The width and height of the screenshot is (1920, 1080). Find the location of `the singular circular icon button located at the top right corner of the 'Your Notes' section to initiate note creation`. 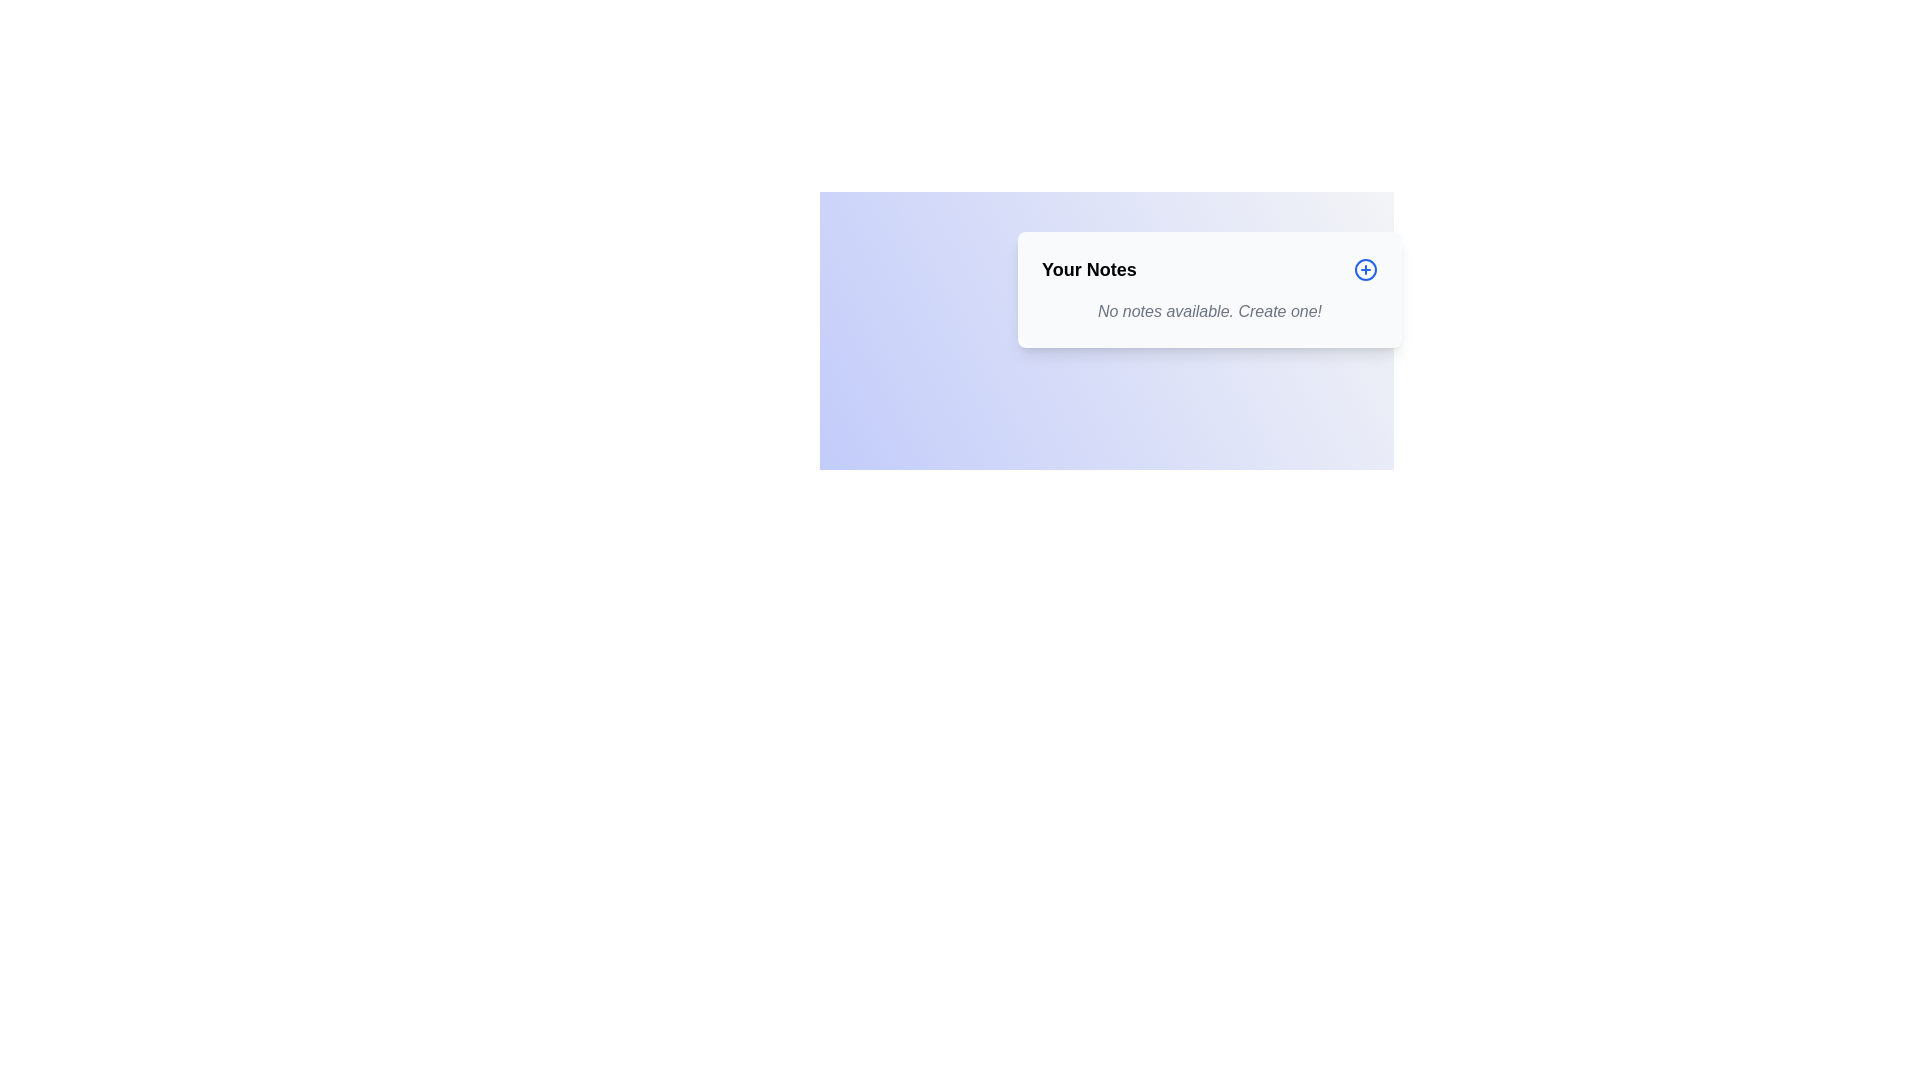

the singular circular icon button located at the top right corner of the 'Your Notes' section to initiate note creation is located at coordinates (1365, 270).